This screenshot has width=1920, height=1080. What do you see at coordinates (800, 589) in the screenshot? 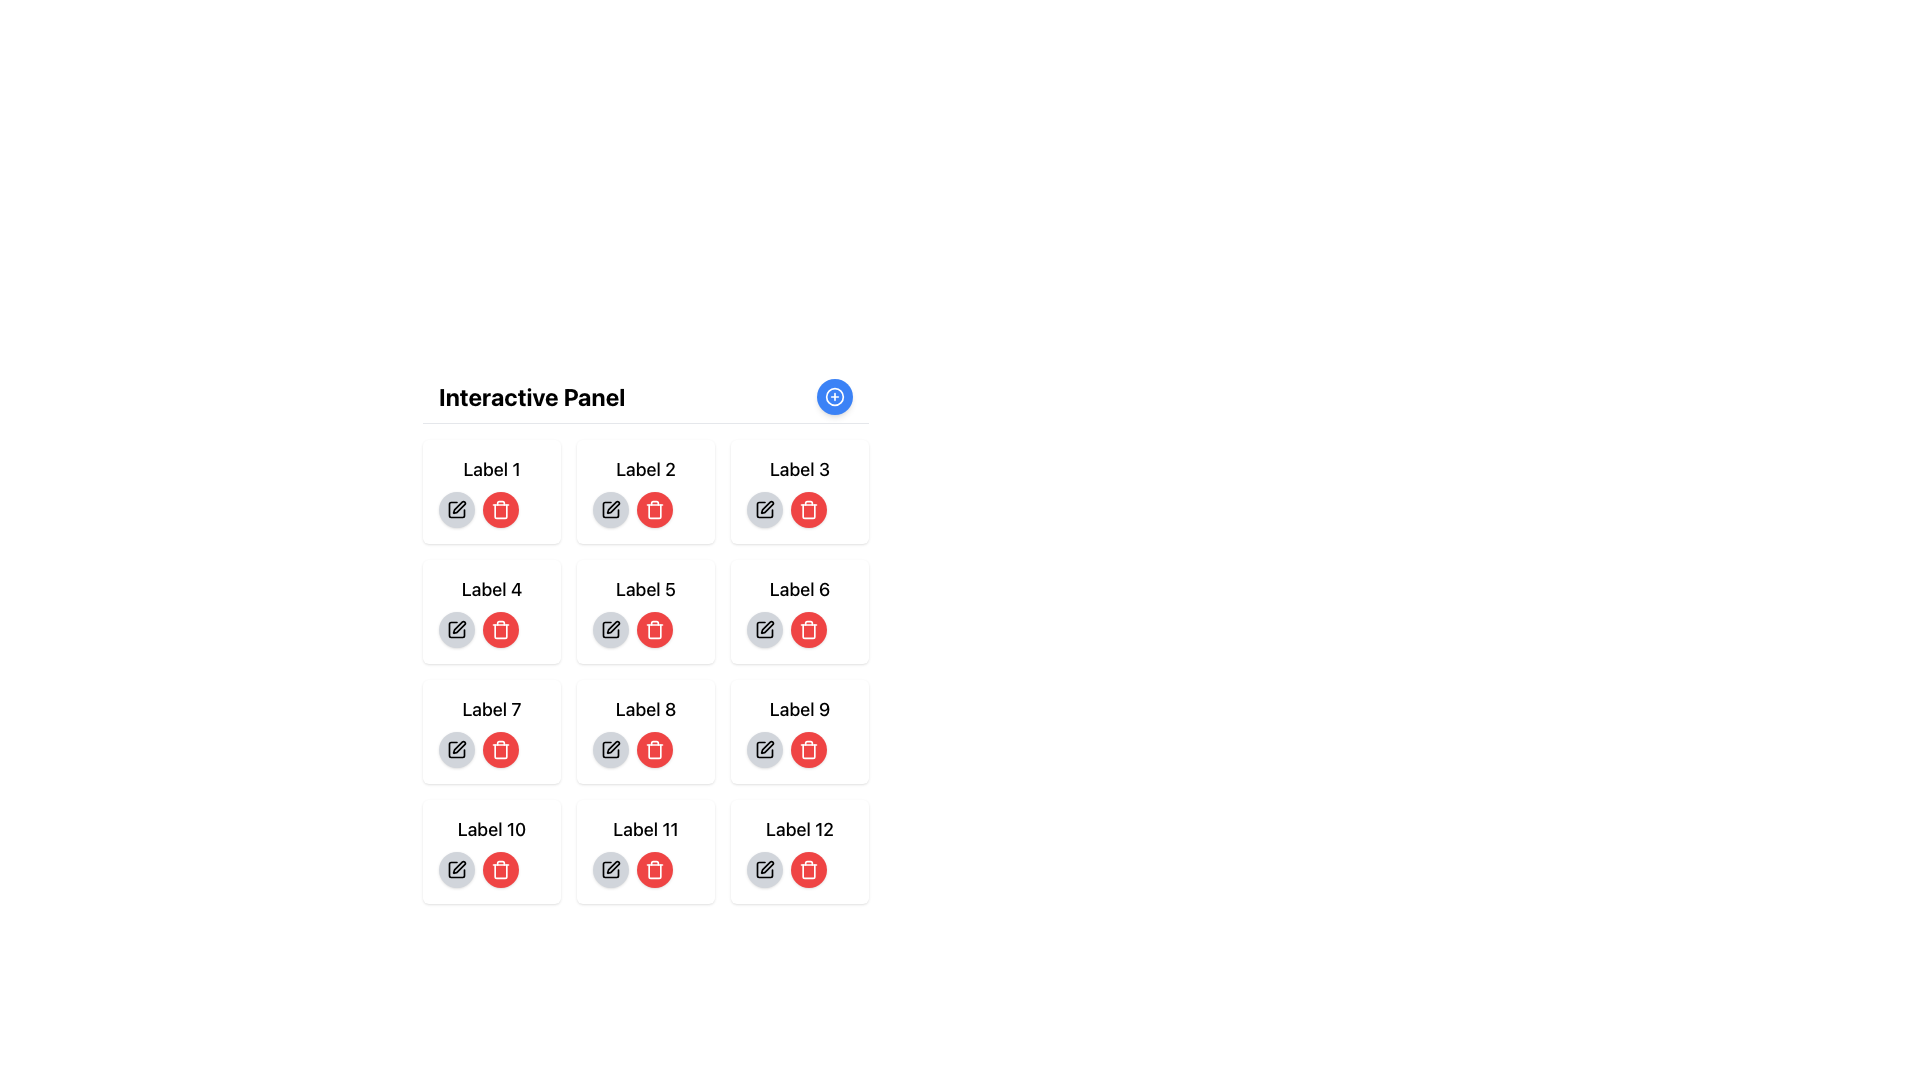
I see `the text label displaying 'Label 6', which is located in the third column of the second row under the header 'Interactive Panel'` at bounding box center [800, 589].